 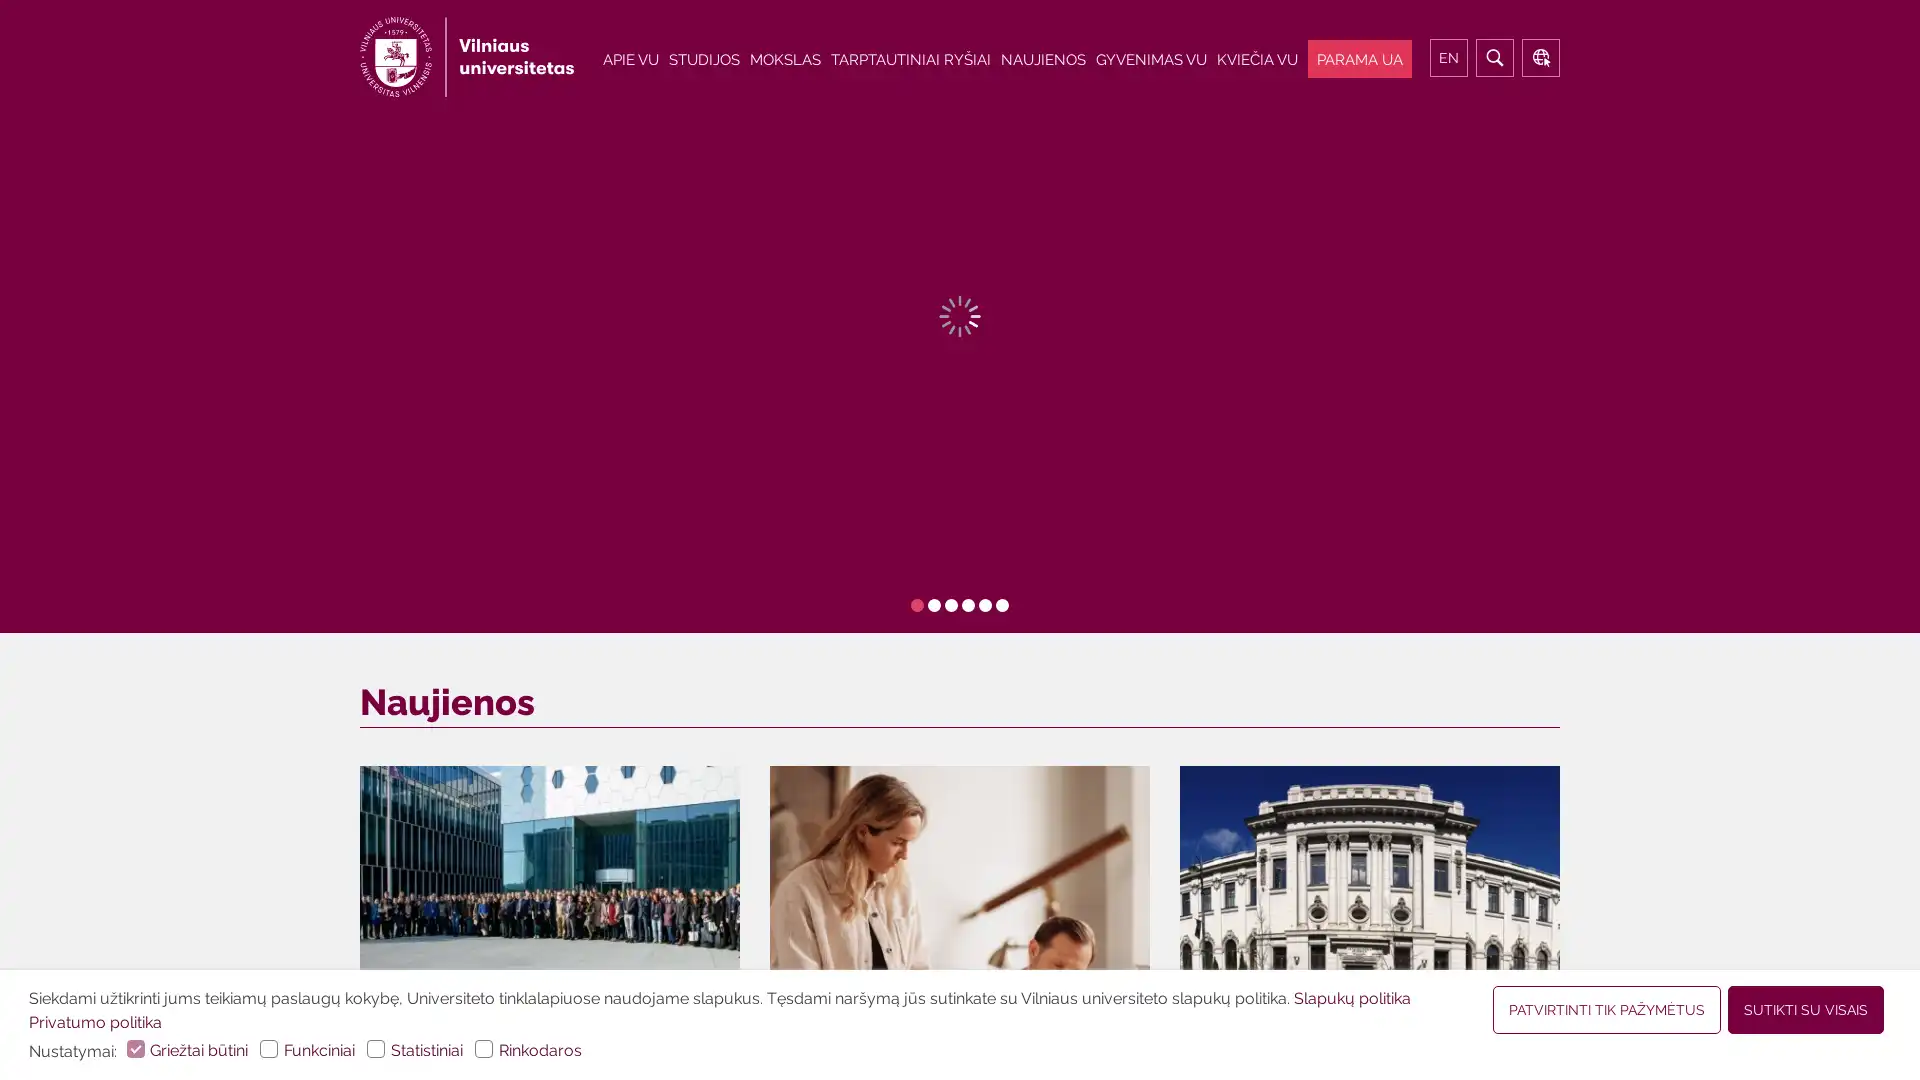 I want to click on cookie policy, so click(x=1353, y=998).